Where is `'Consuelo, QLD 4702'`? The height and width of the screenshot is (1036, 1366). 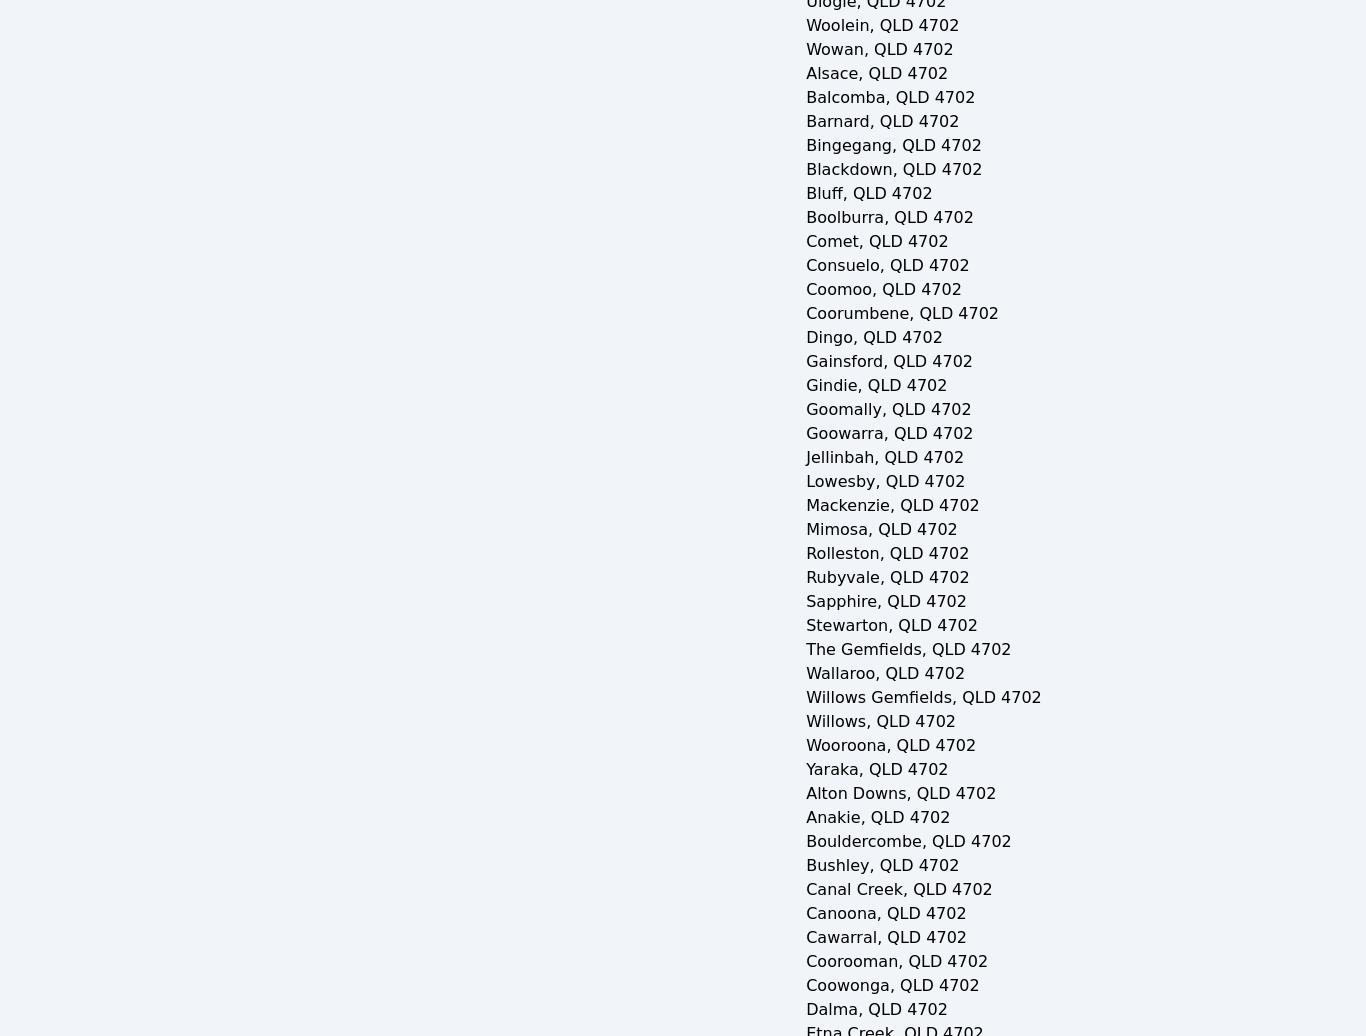 'Consuelo, QLD 4702' is located at coordinates (886, 265).